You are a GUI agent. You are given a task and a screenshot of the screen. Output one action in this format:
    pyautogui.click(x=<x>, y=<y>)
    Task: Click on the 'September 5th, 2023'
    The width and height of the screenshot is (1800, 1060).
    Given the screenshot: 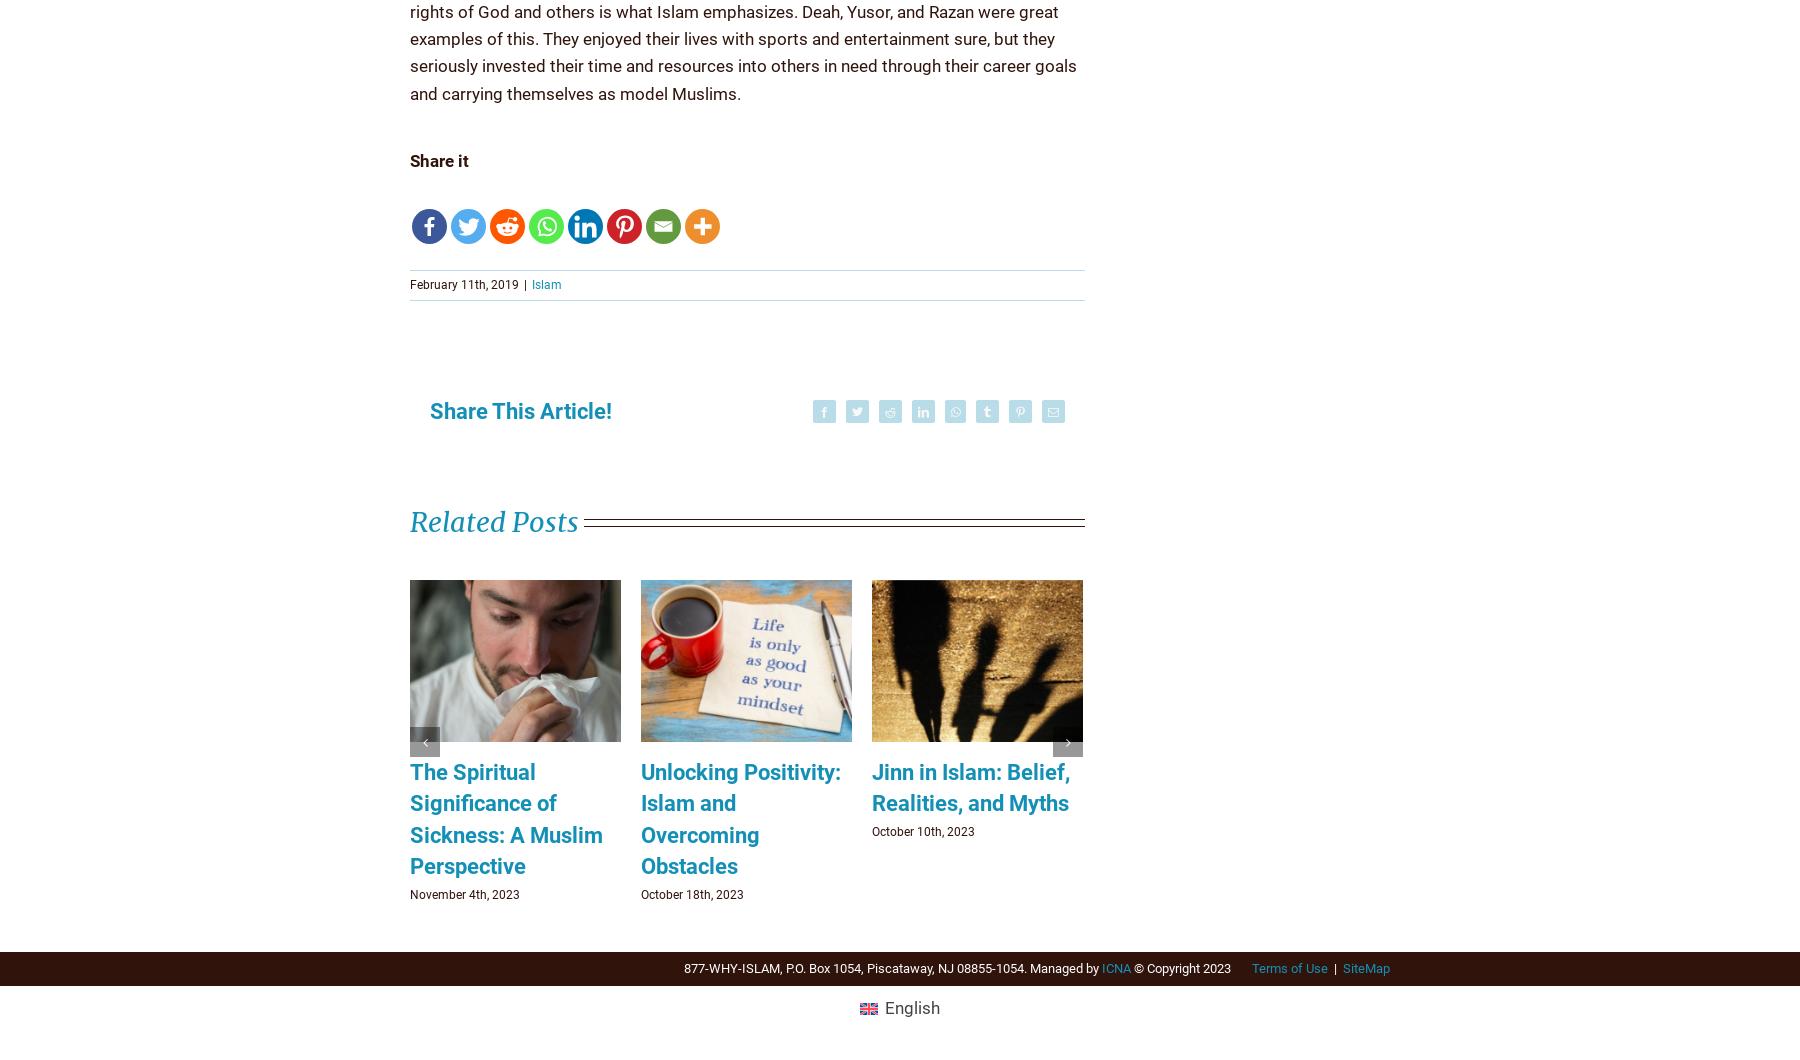 What is the action you would take?
    pyautogui.click(x=695, y=894)
    